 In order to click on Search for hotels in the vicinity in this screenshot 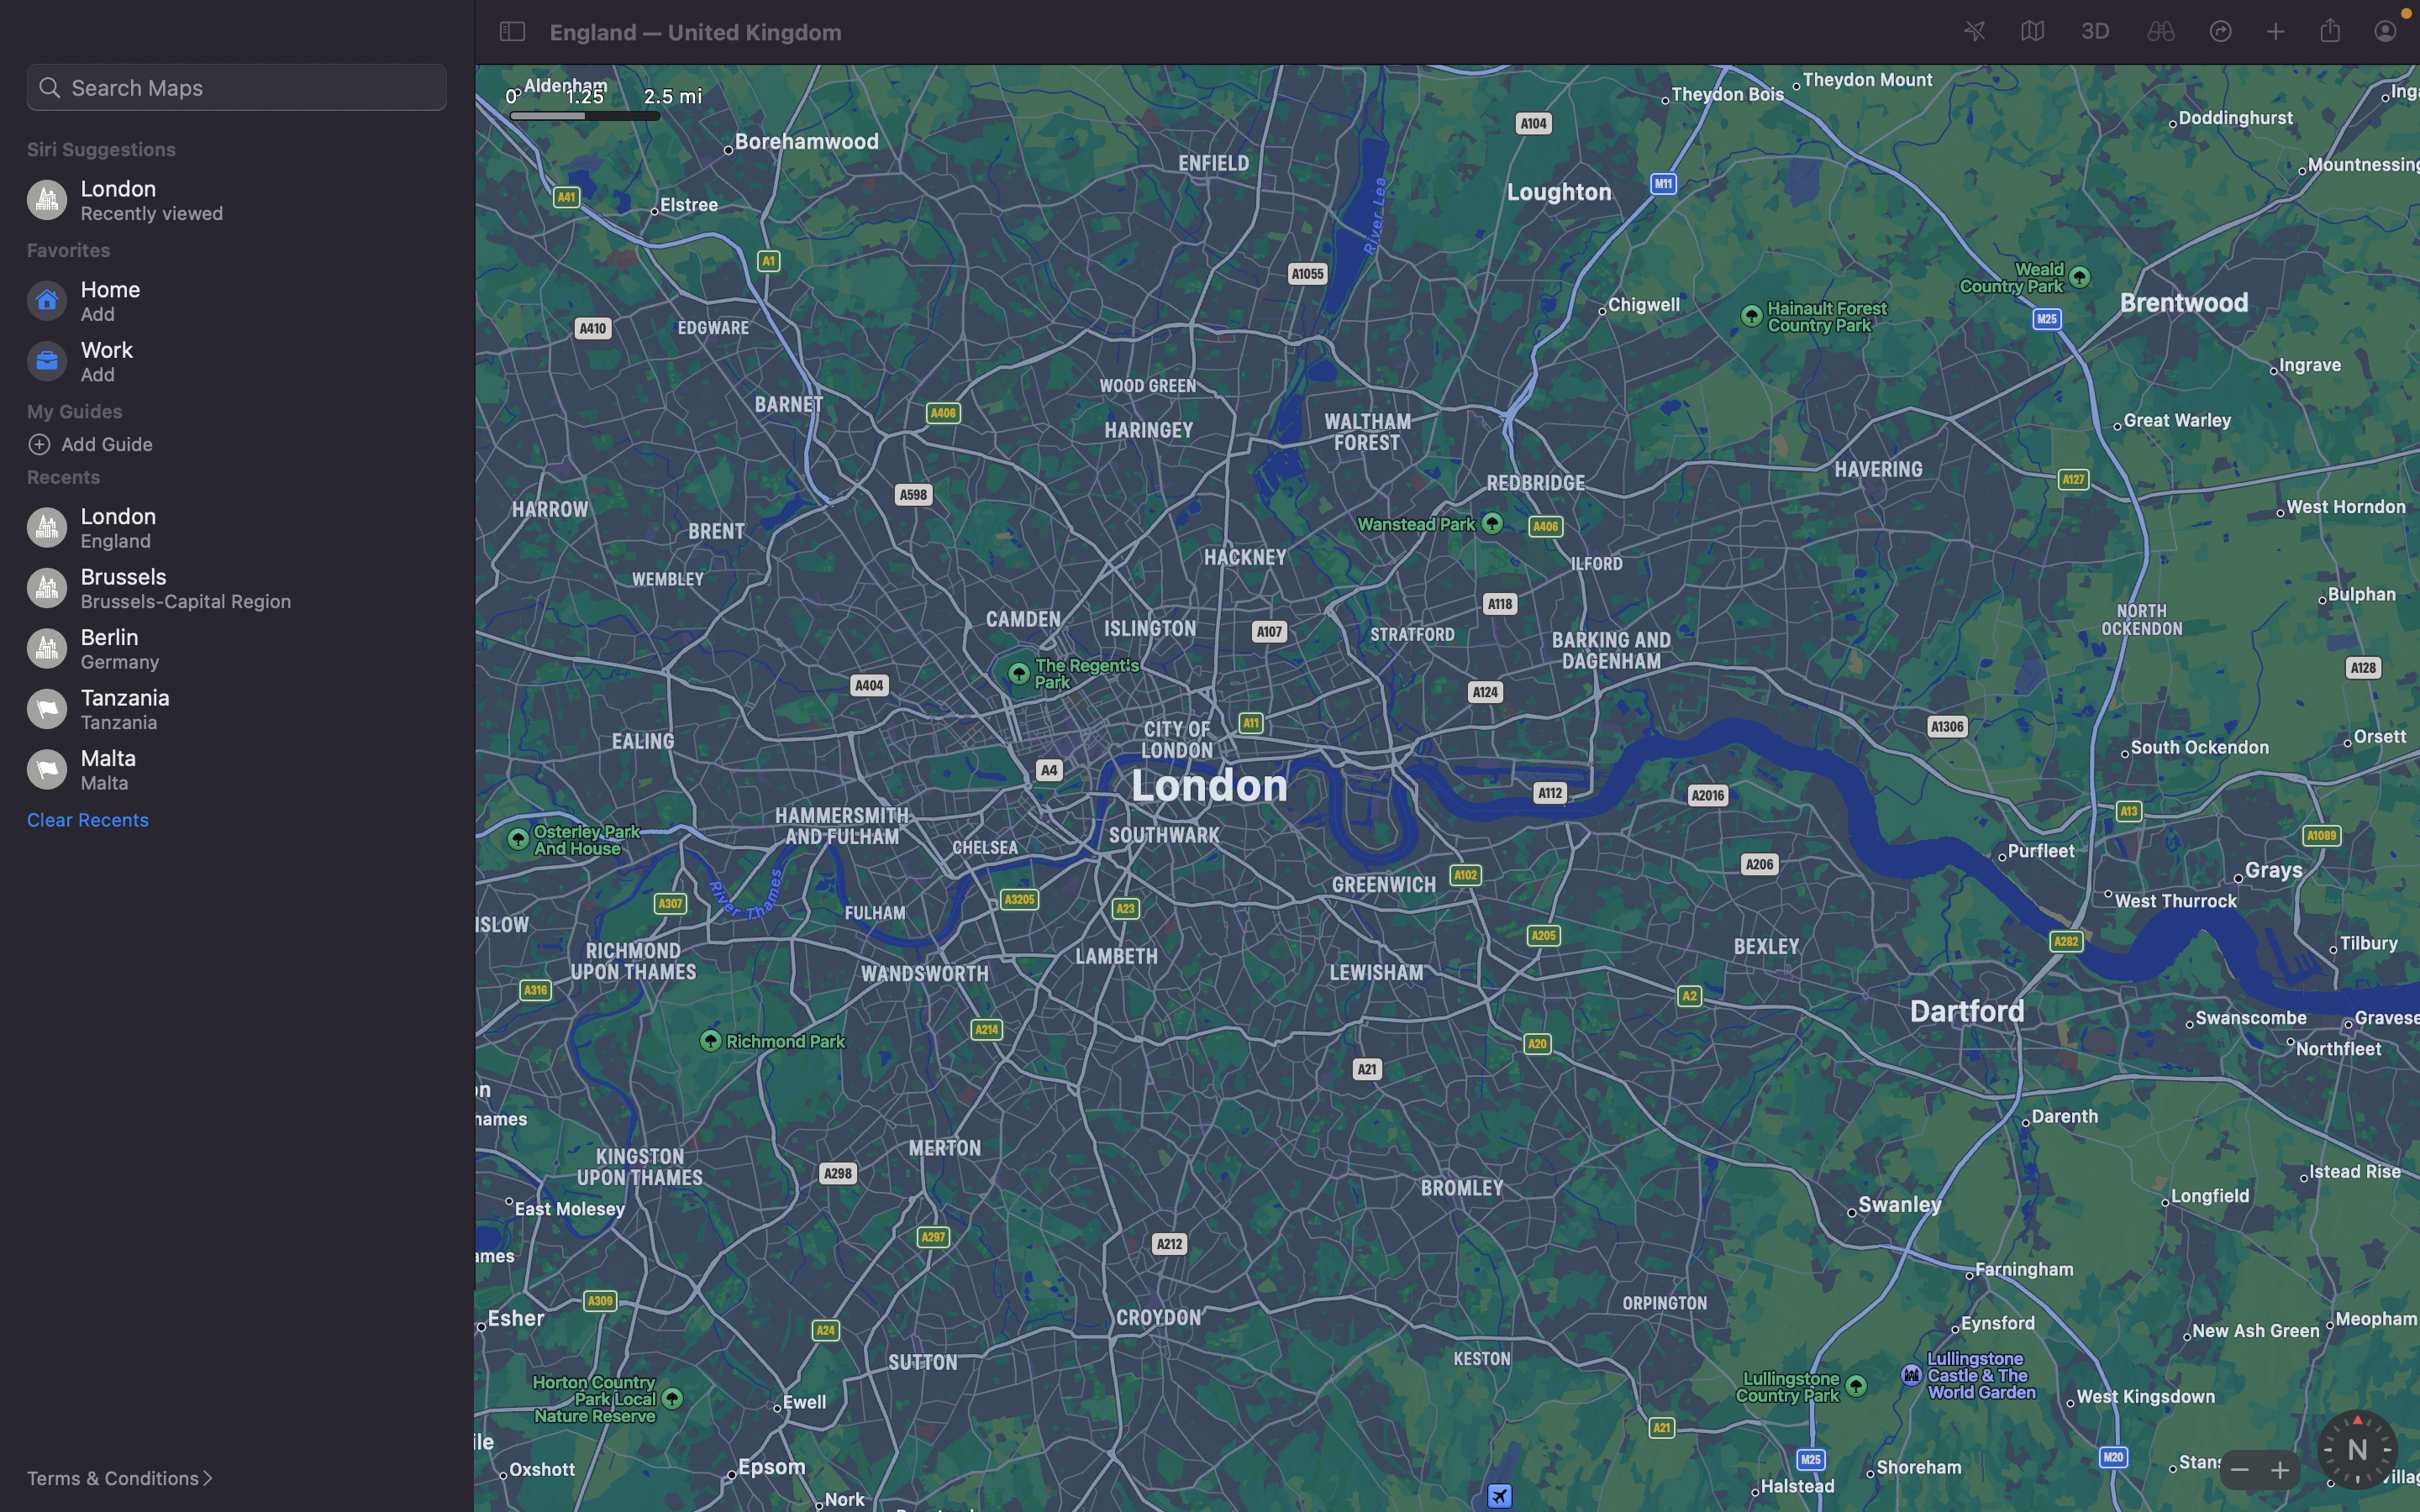, I will do `click(237, 86)`.